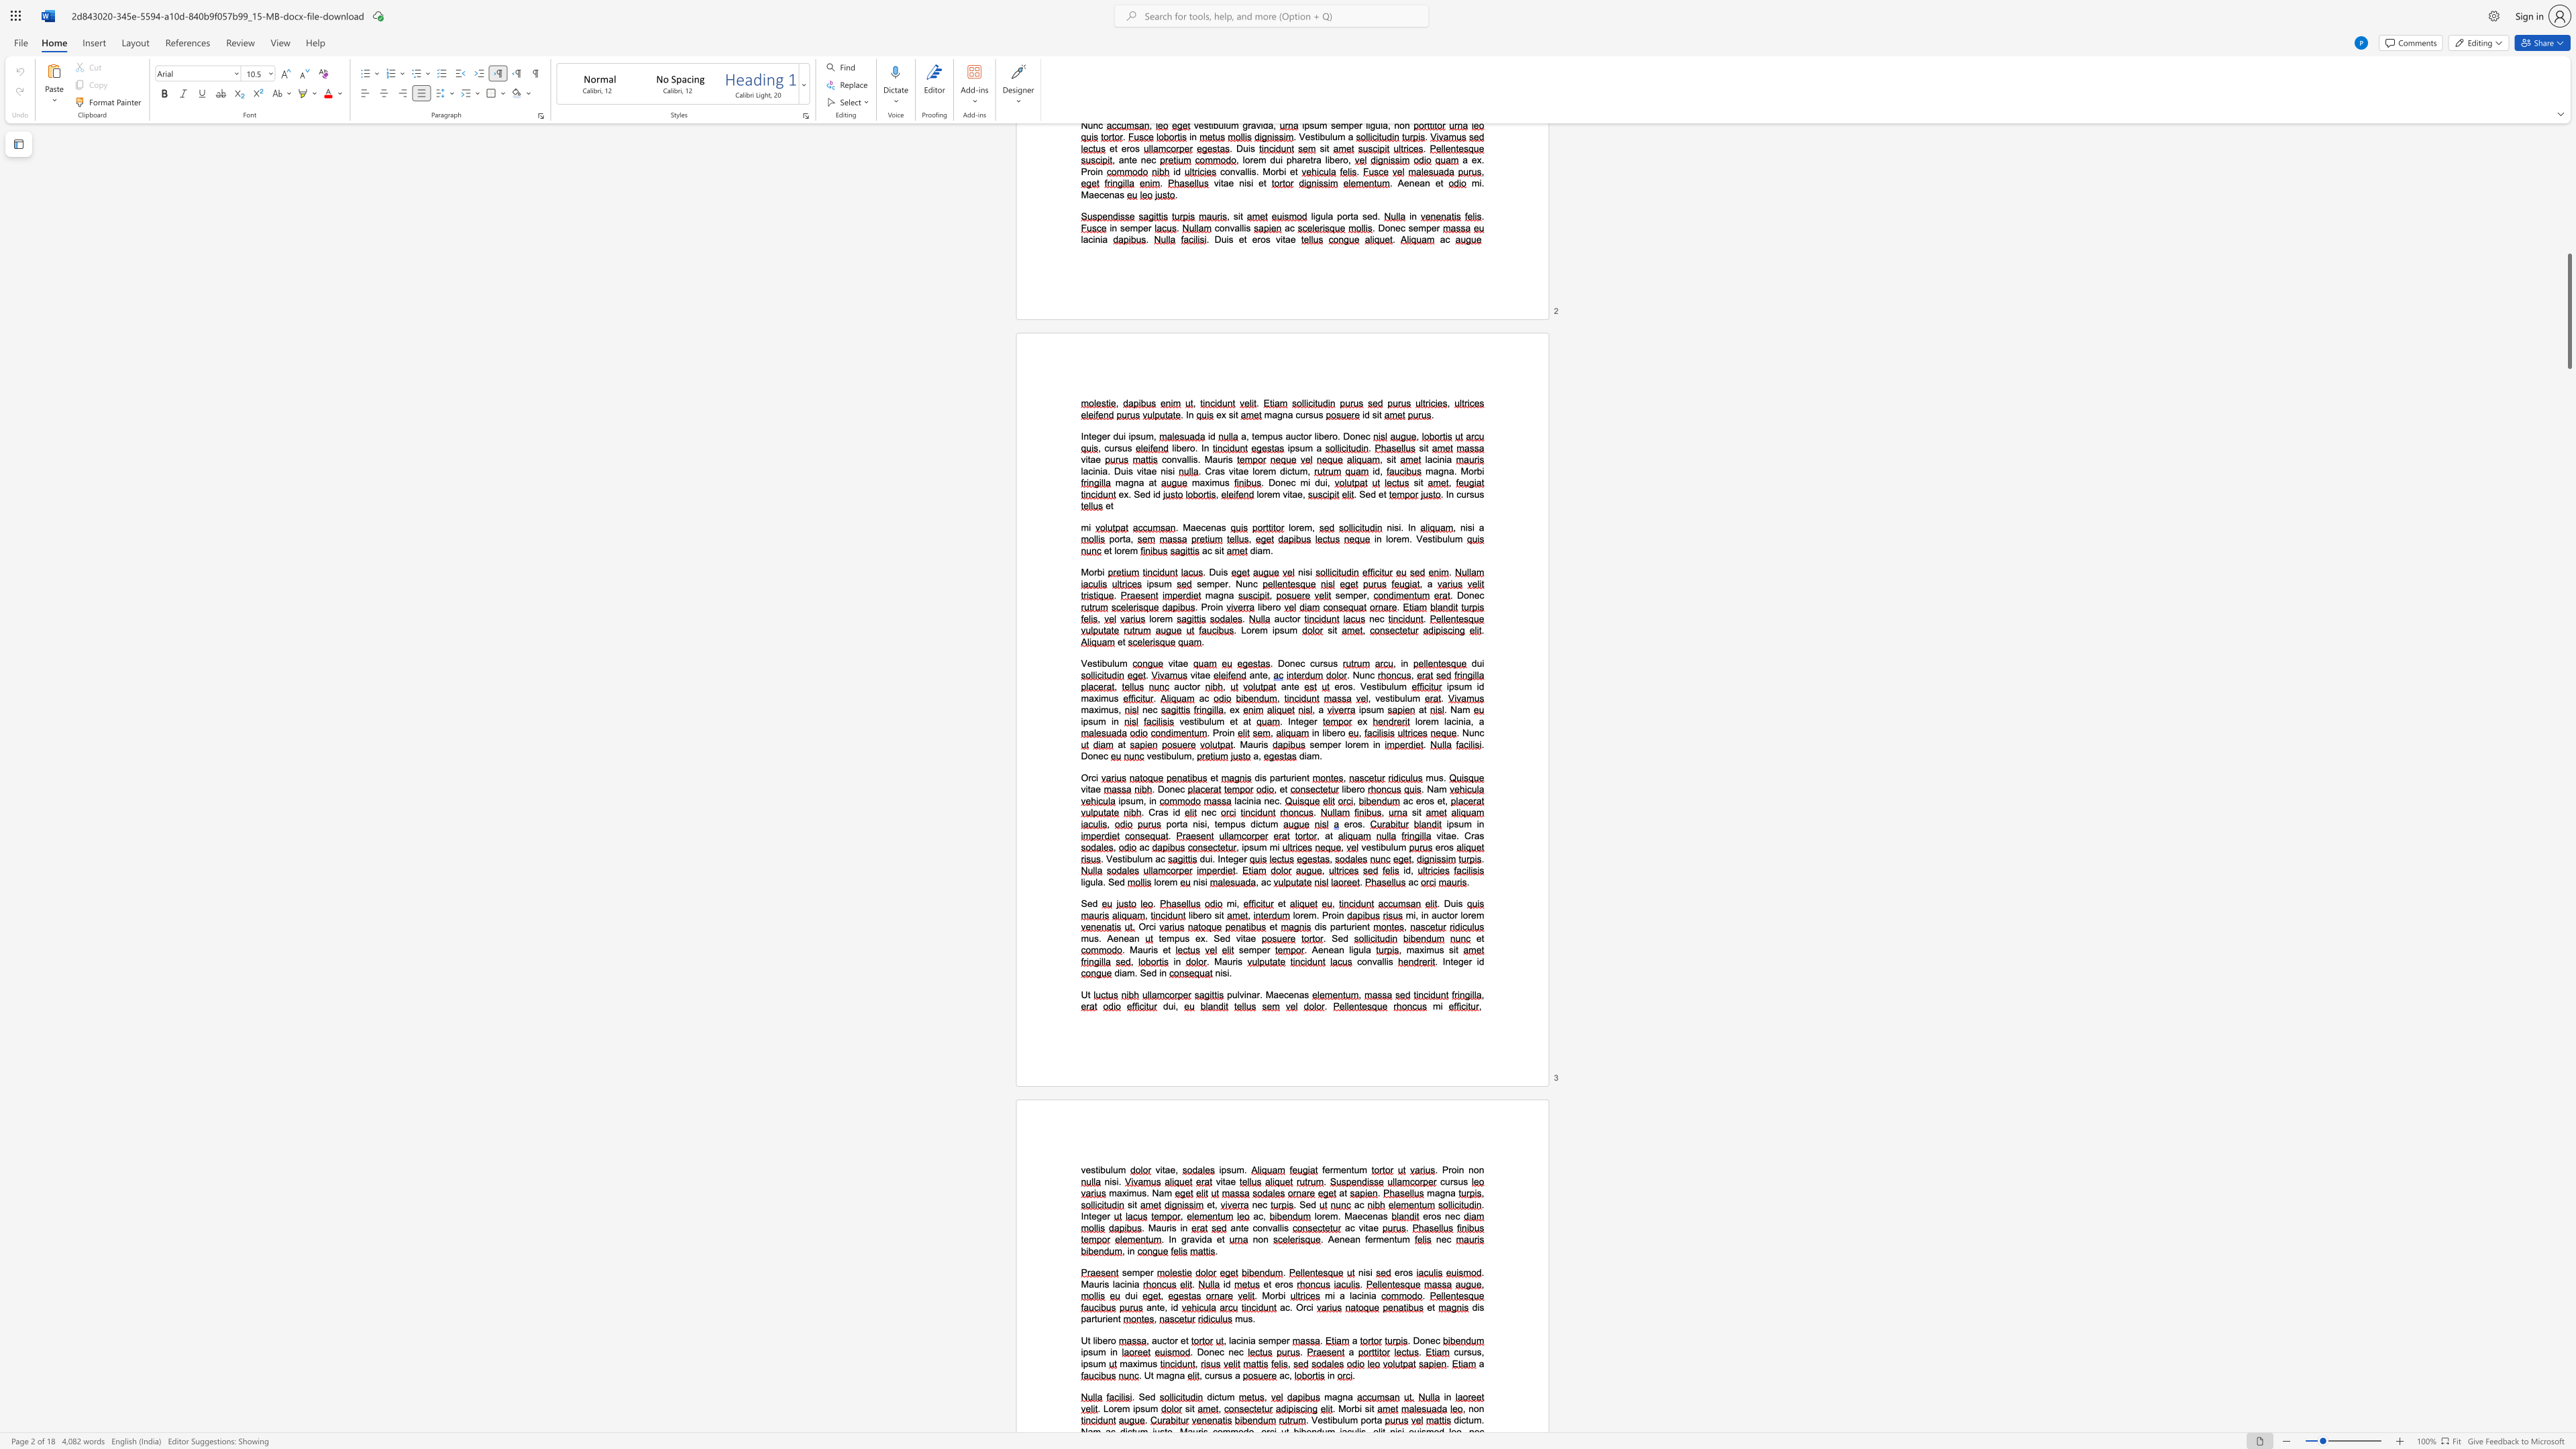 The image size is (2576, 1449). Describe the element at coordinates (1322, 926) in the screenshot. I see `the space between the continuous character "i" and "s" in the text` at that location.